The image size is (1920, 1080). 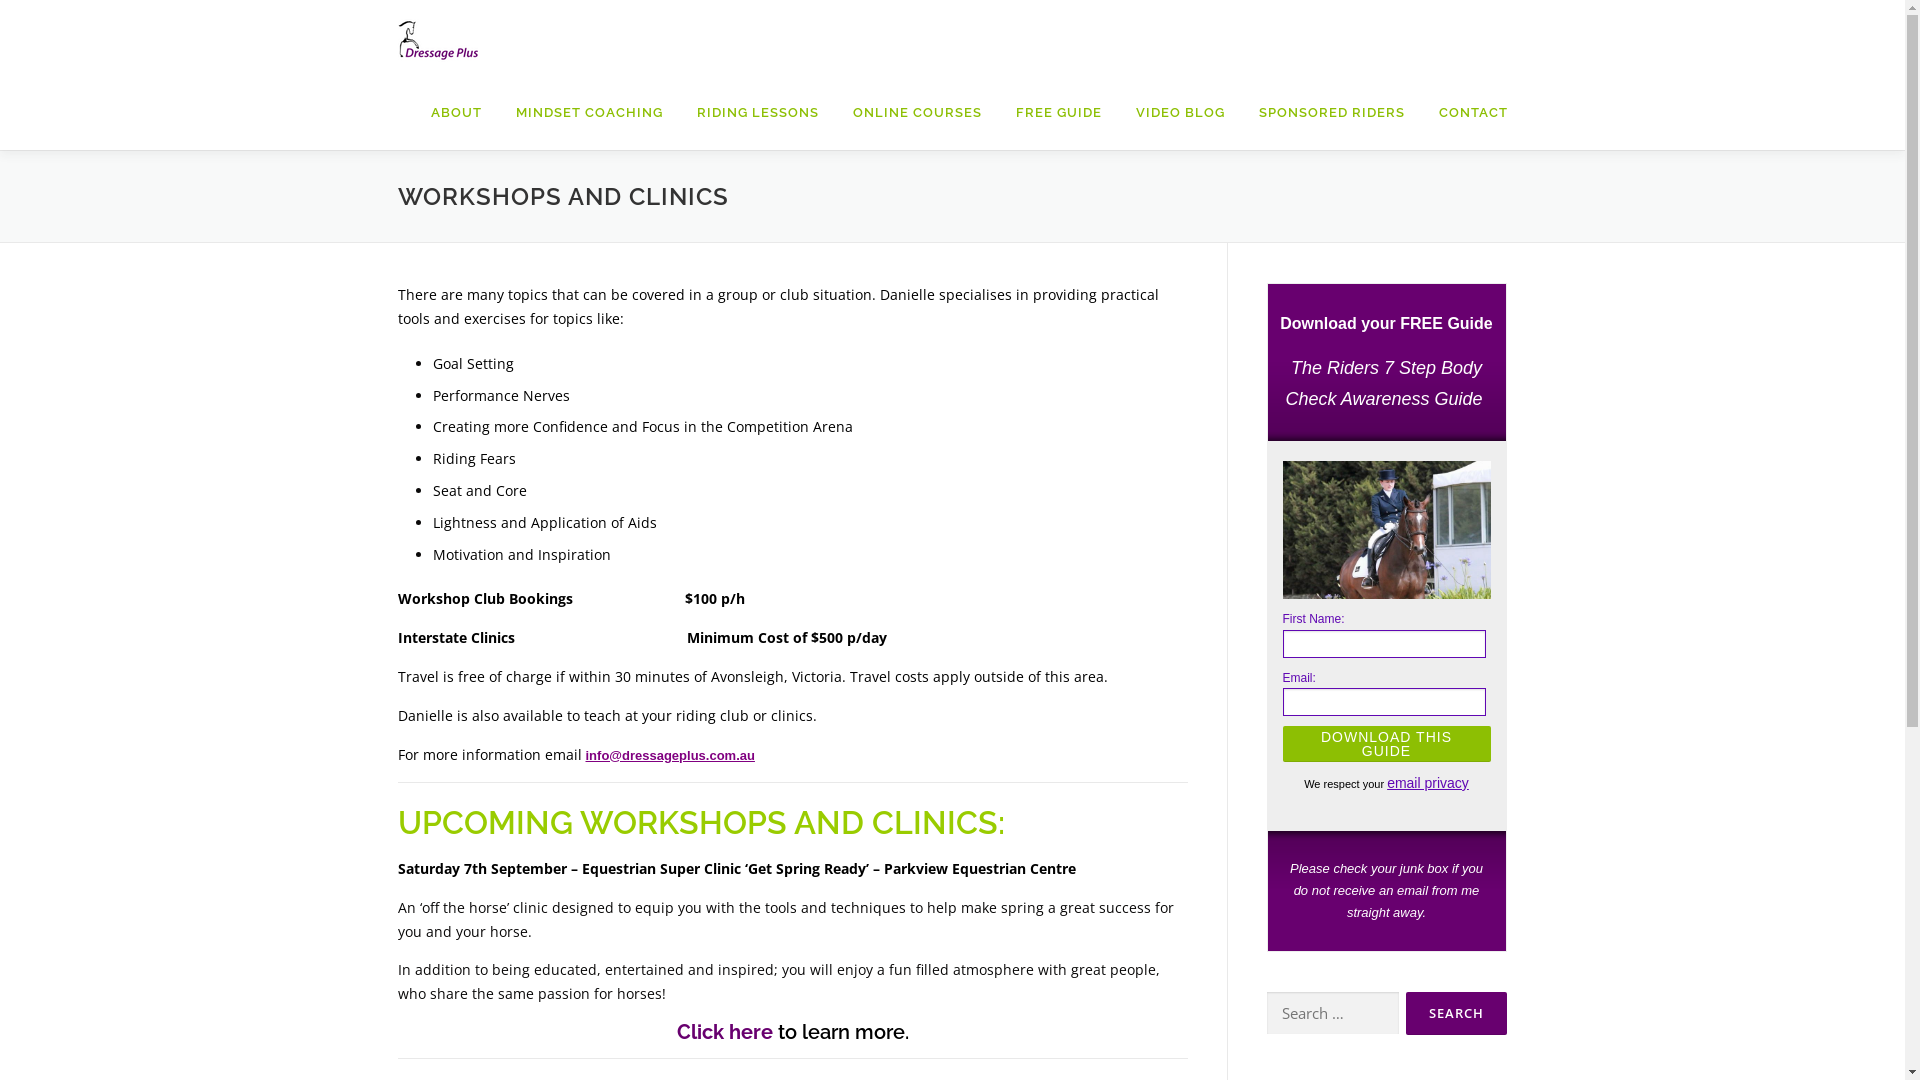 I want to click on 'email privacy', so click(x=1427, y=782).